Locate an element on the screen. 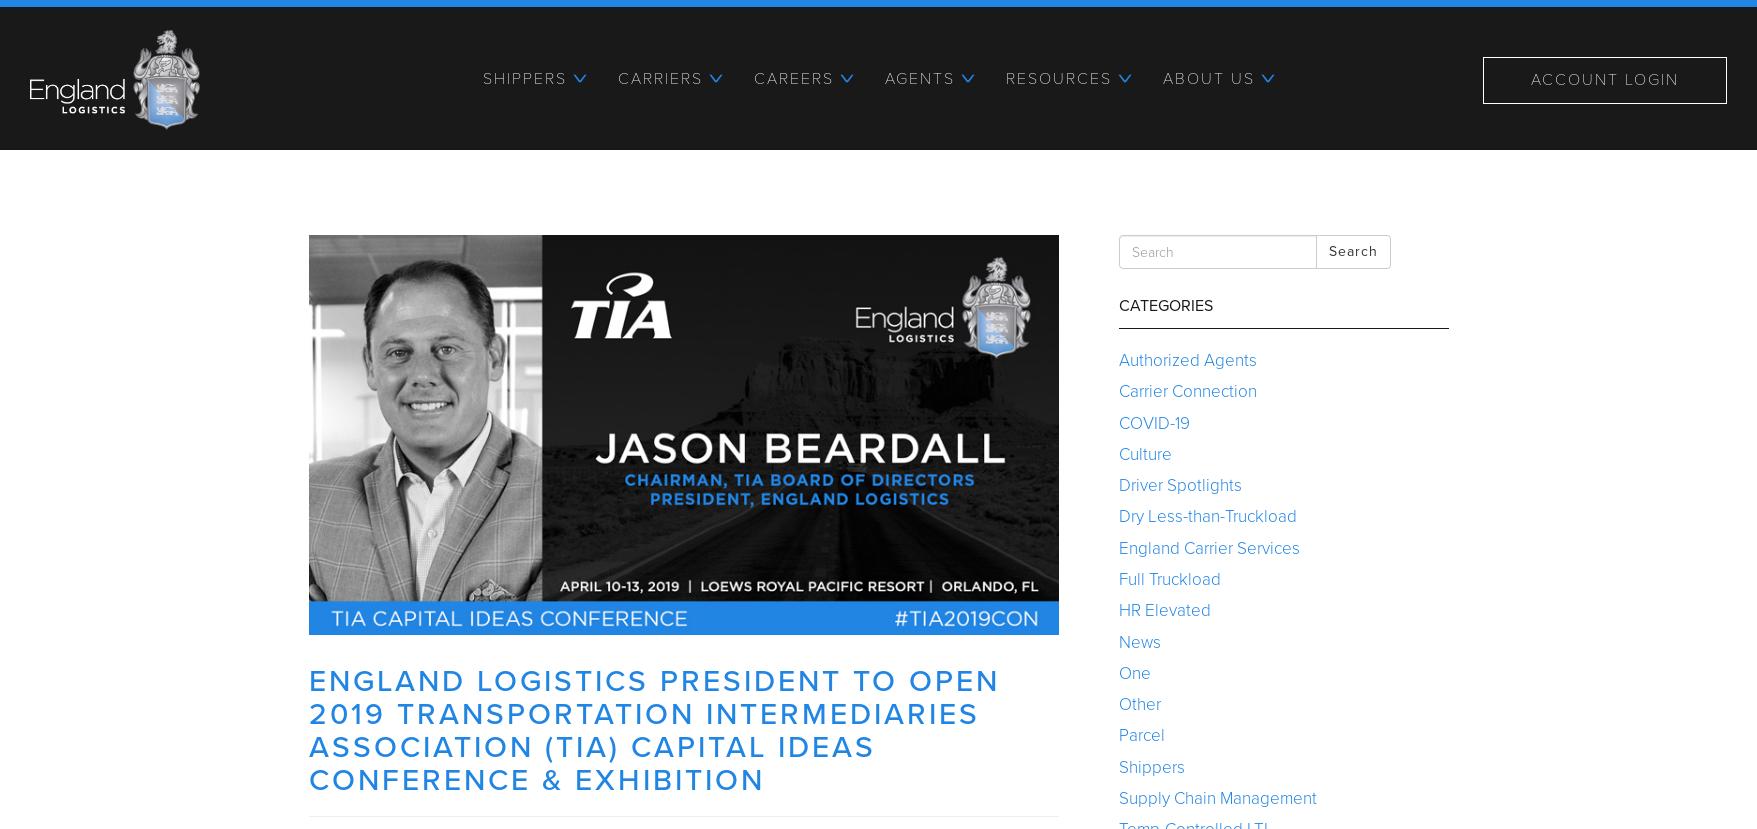 The height and width of the screenshot is (829, 1757). 'Carriers' is located at coordinates (617, 79).